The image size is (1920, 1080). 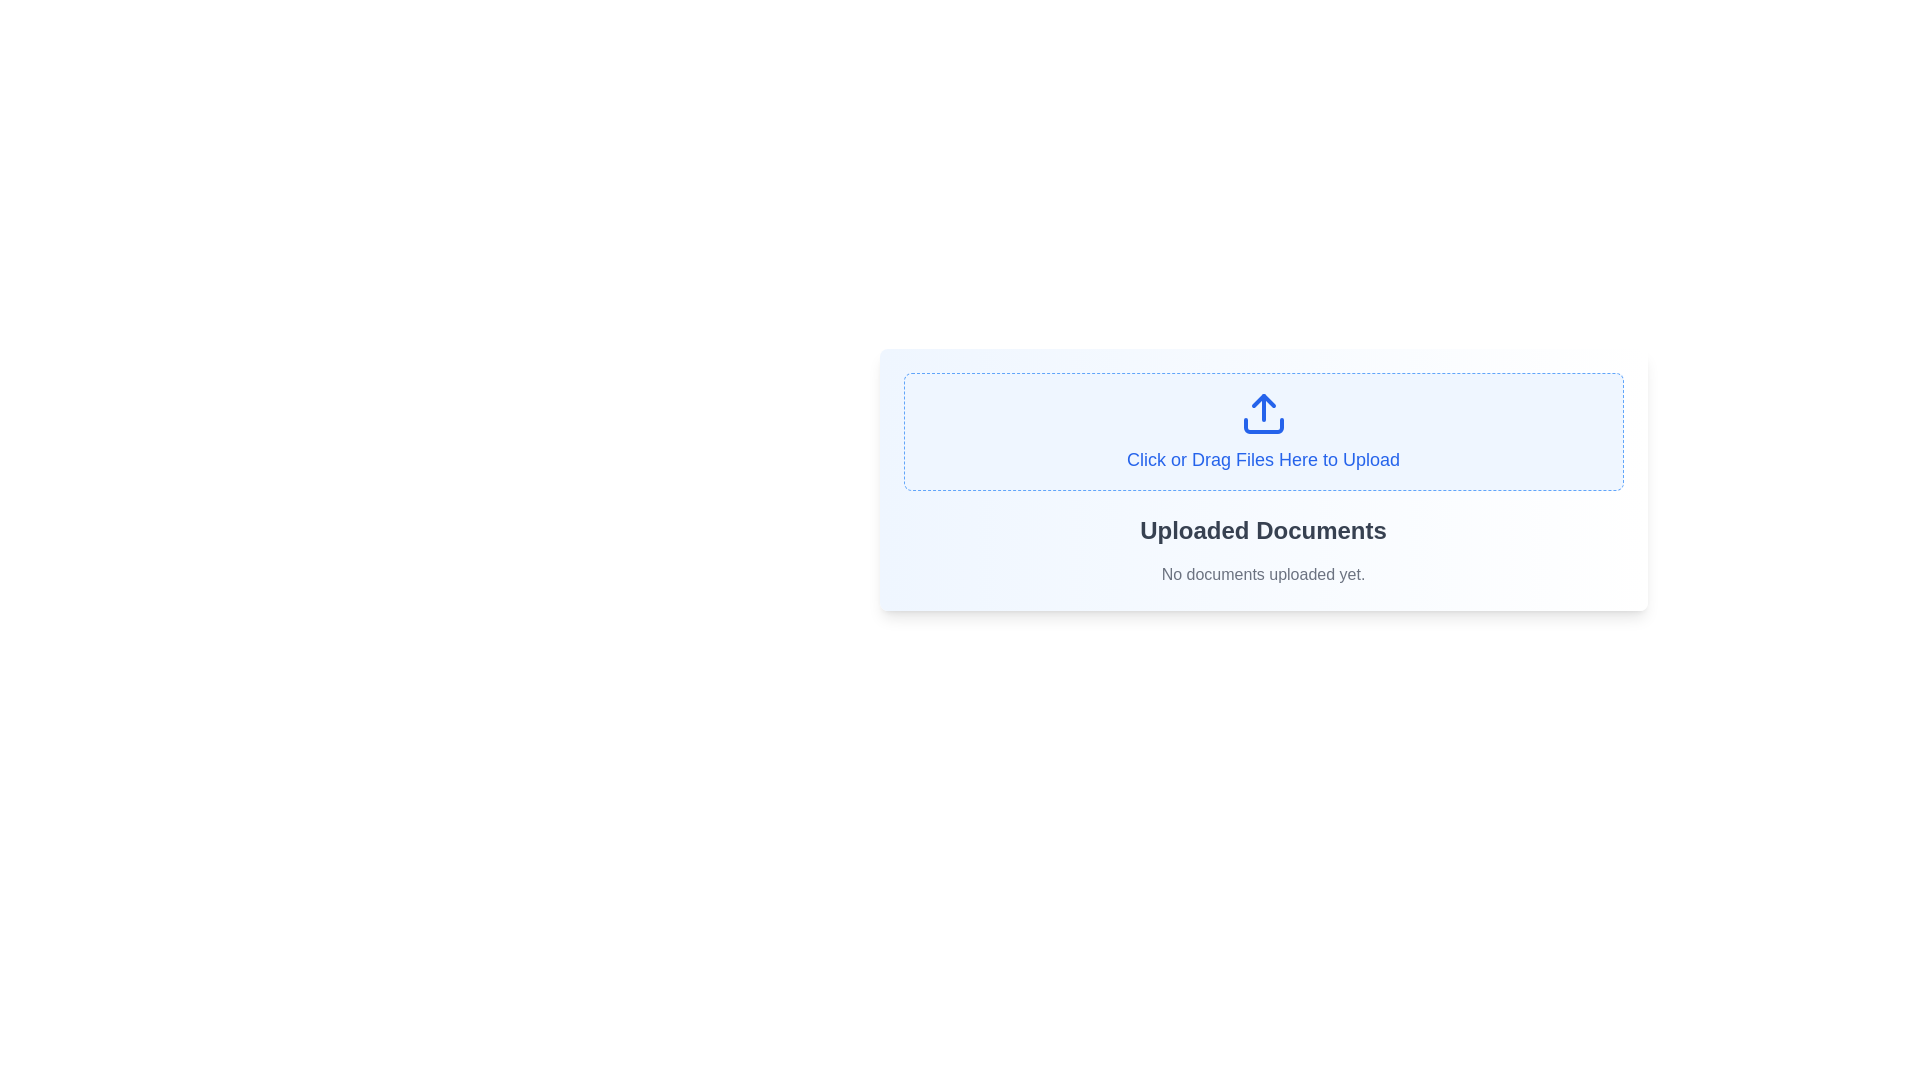 What do you see at coordinates (1262, 459) in the screenshot?
I see `text from the Text label element that contains 'Click or Drag Files Here to Upload', which is styled in medium-sized blue font and changes to darker blue on hover` at bounding box center [1262, 459].